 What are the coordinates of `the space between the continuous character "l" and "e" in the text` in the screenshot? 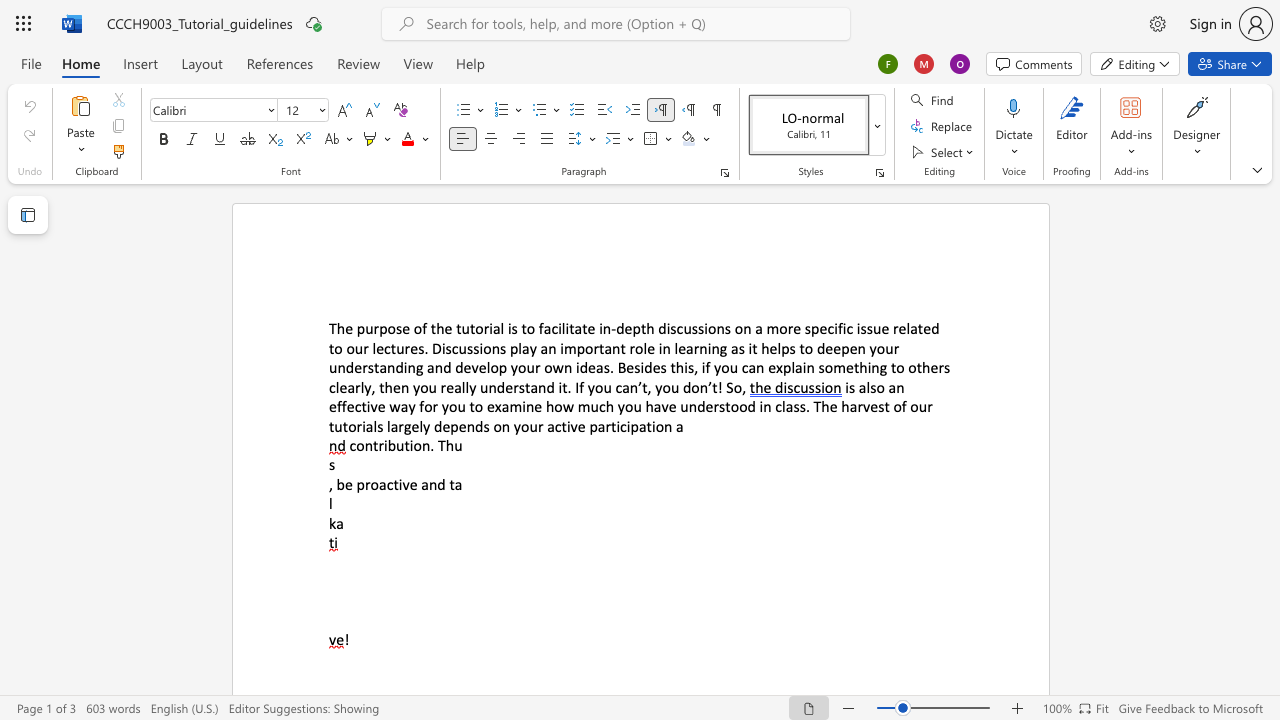 It's located at (648, 347).